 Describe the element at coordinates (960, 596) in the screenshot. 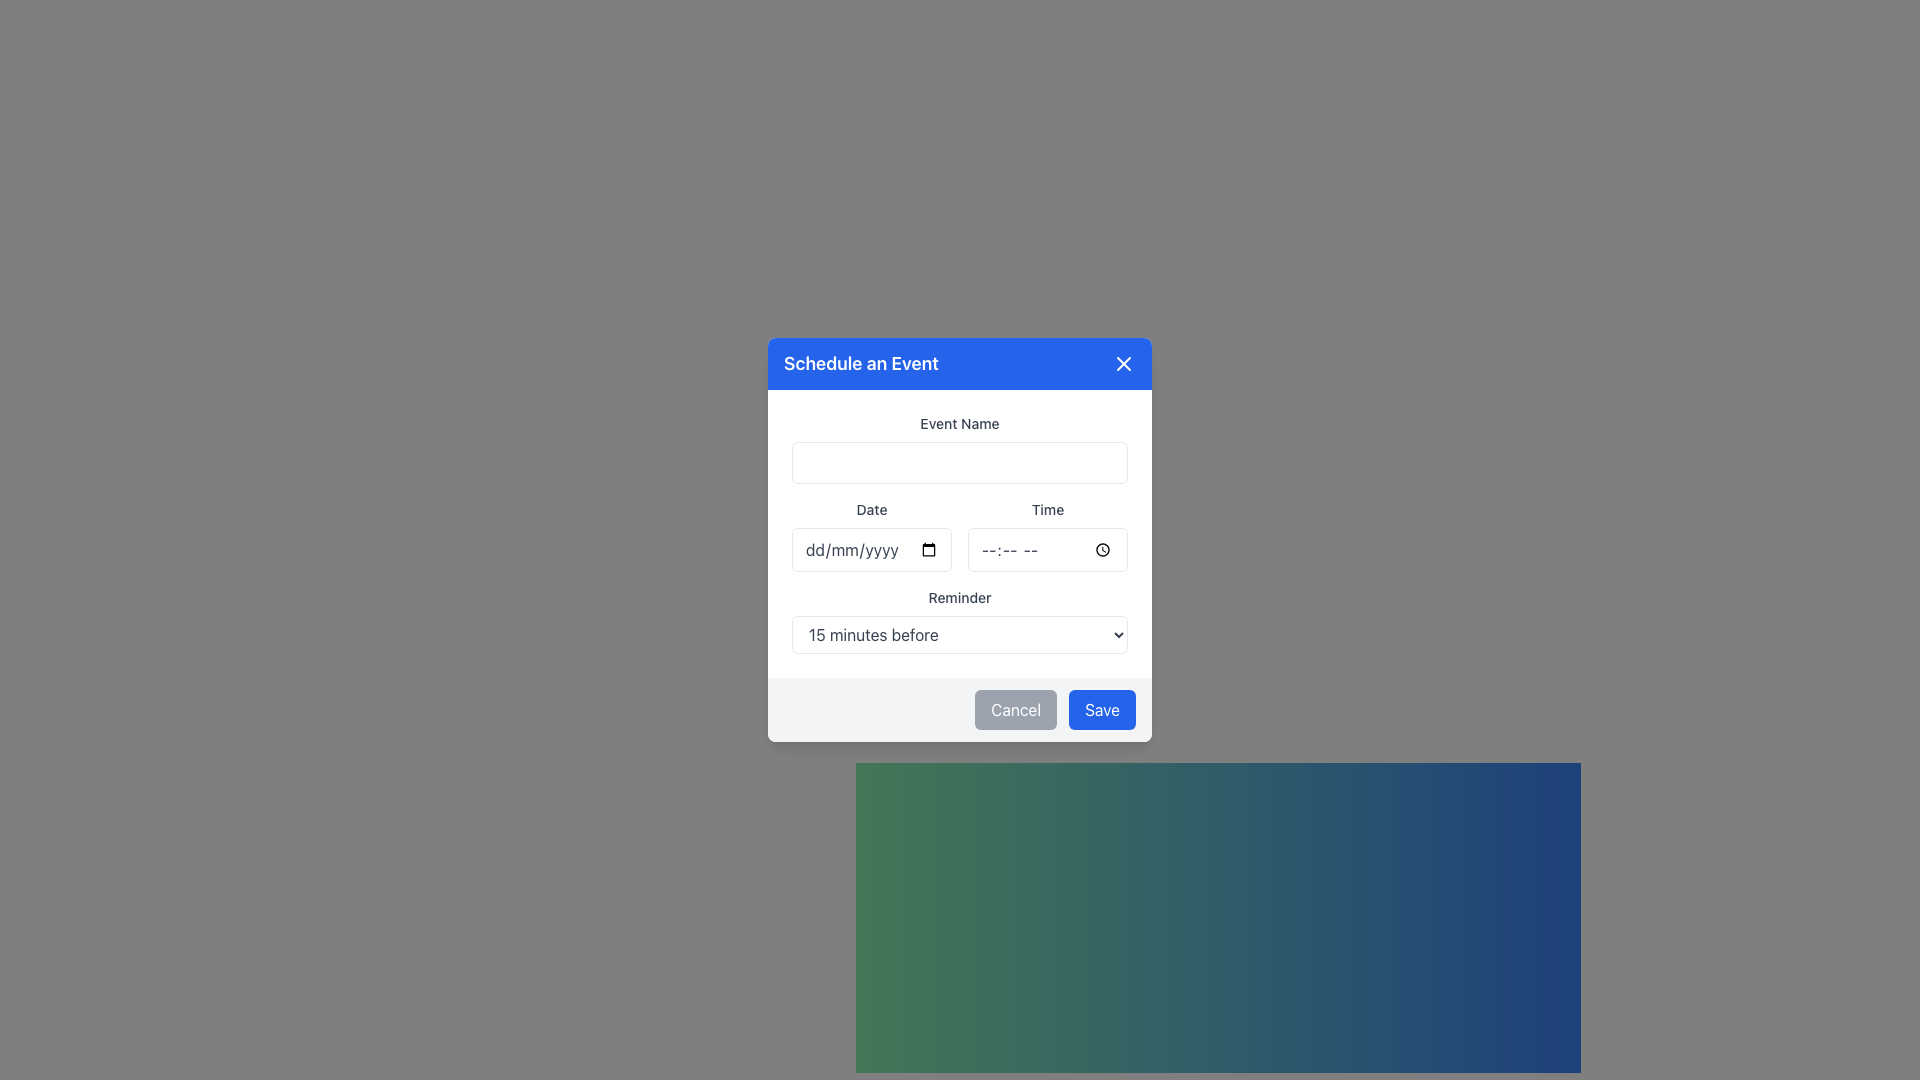

I see `the static text label displaying 'Reminder', which is styled in medium gray and positioned above the reminder dropdown menu` at that location.